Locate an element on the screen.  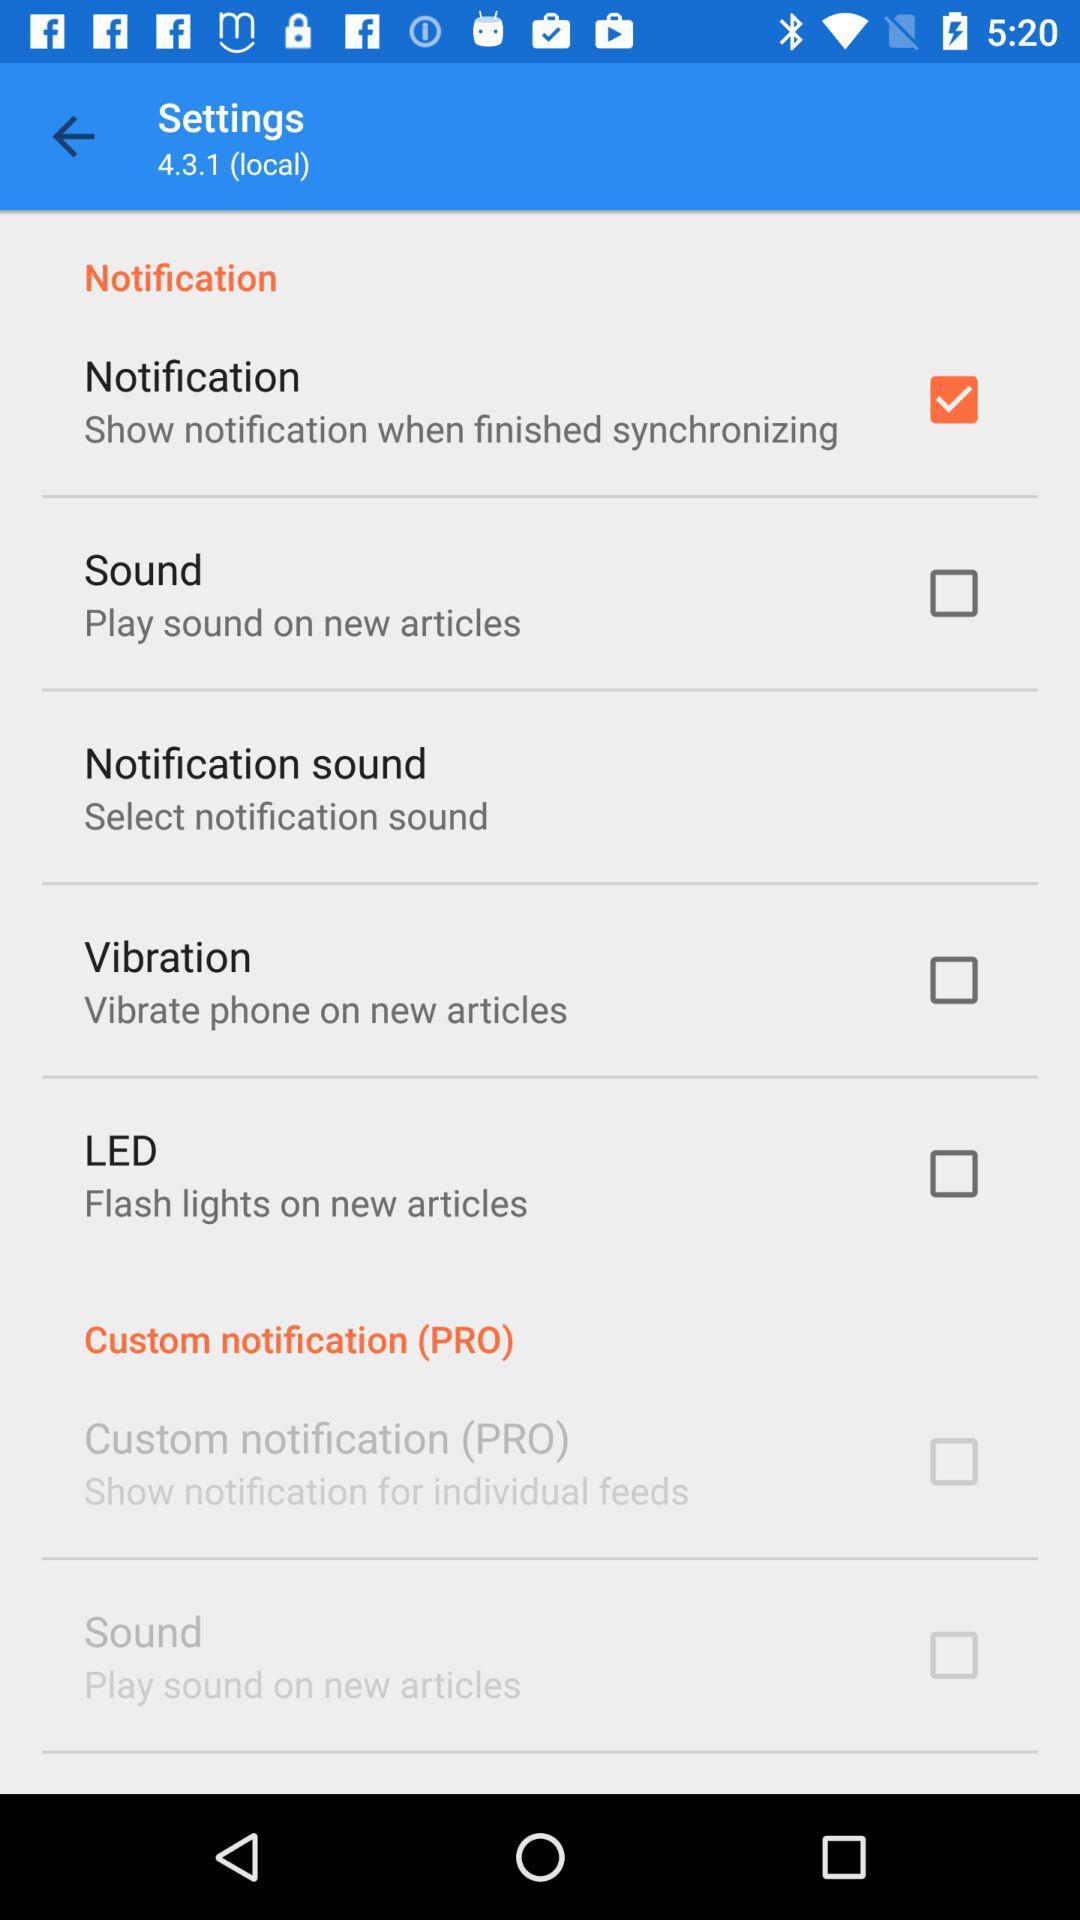
the vibrate phone on is located at coordinates (324, 1008).